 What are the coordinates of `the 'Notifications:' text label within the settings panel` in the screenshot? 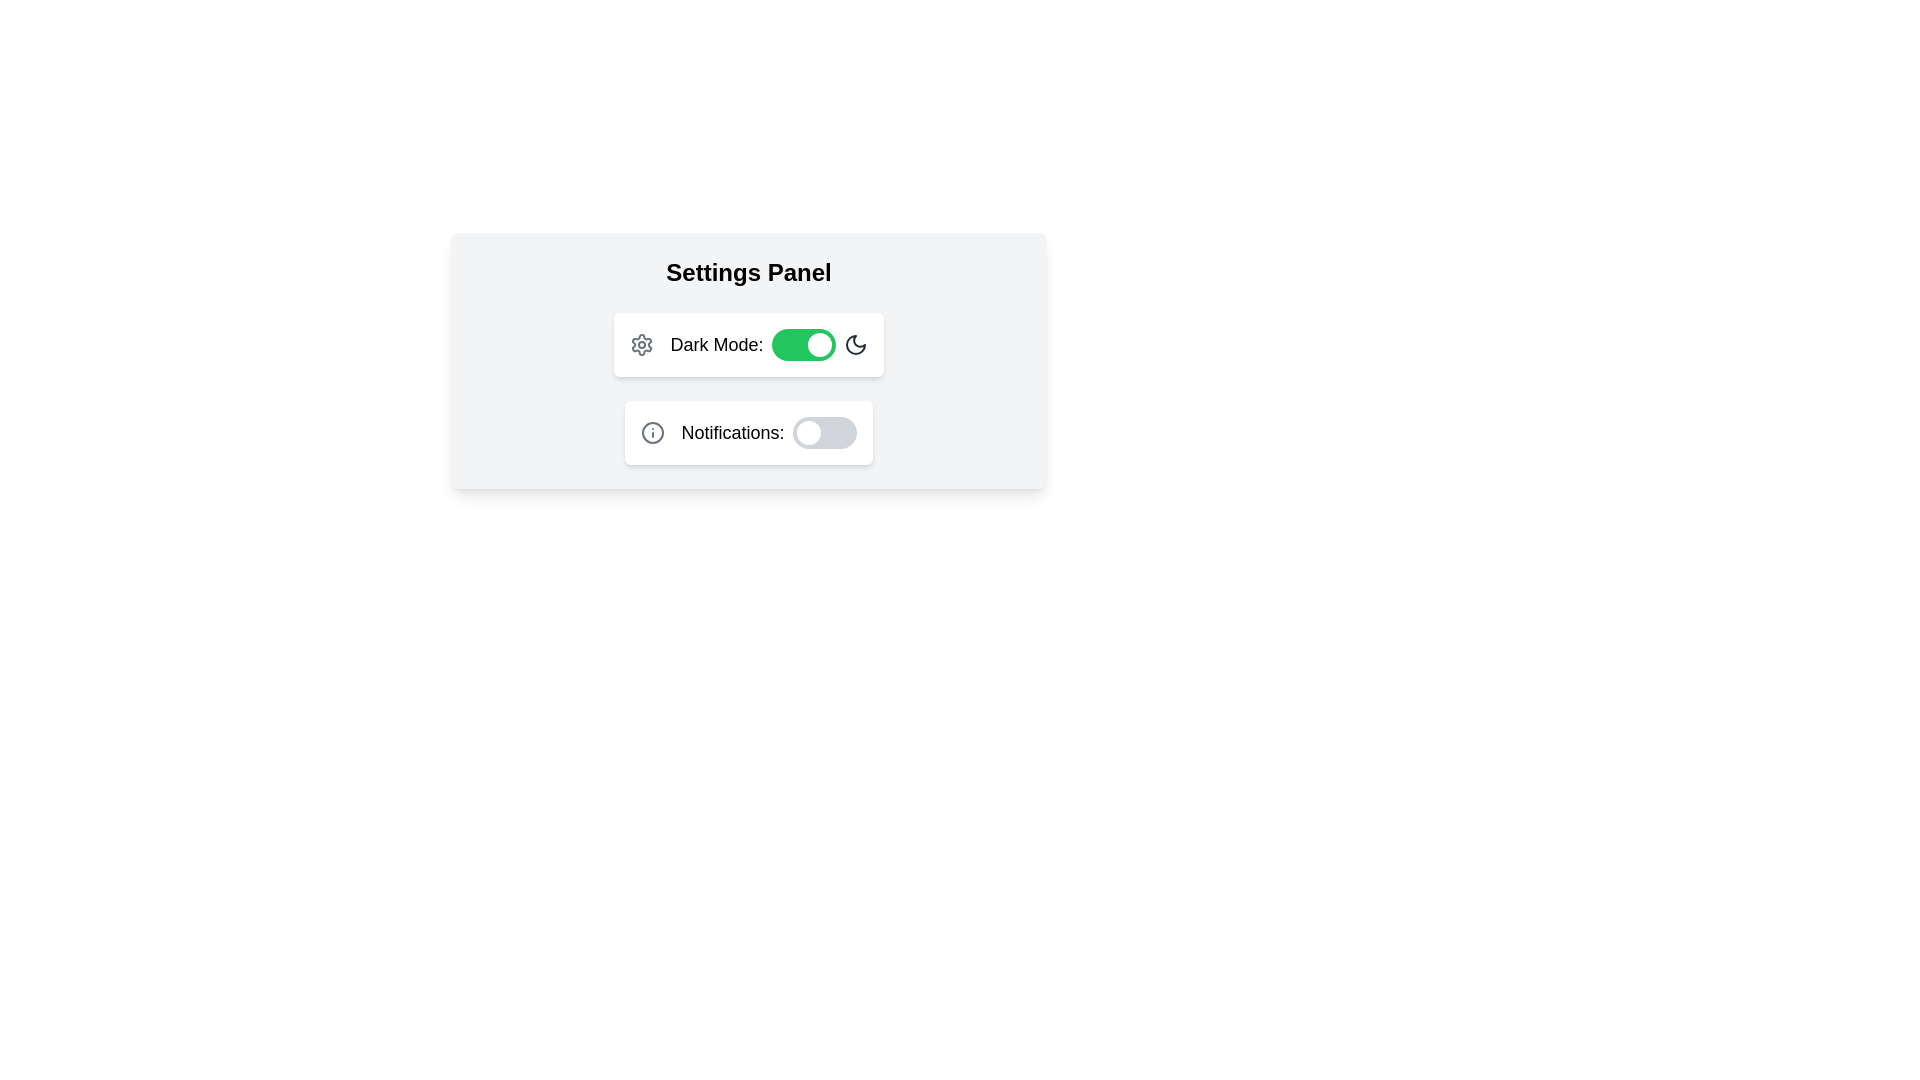 It's located at (767, 431).